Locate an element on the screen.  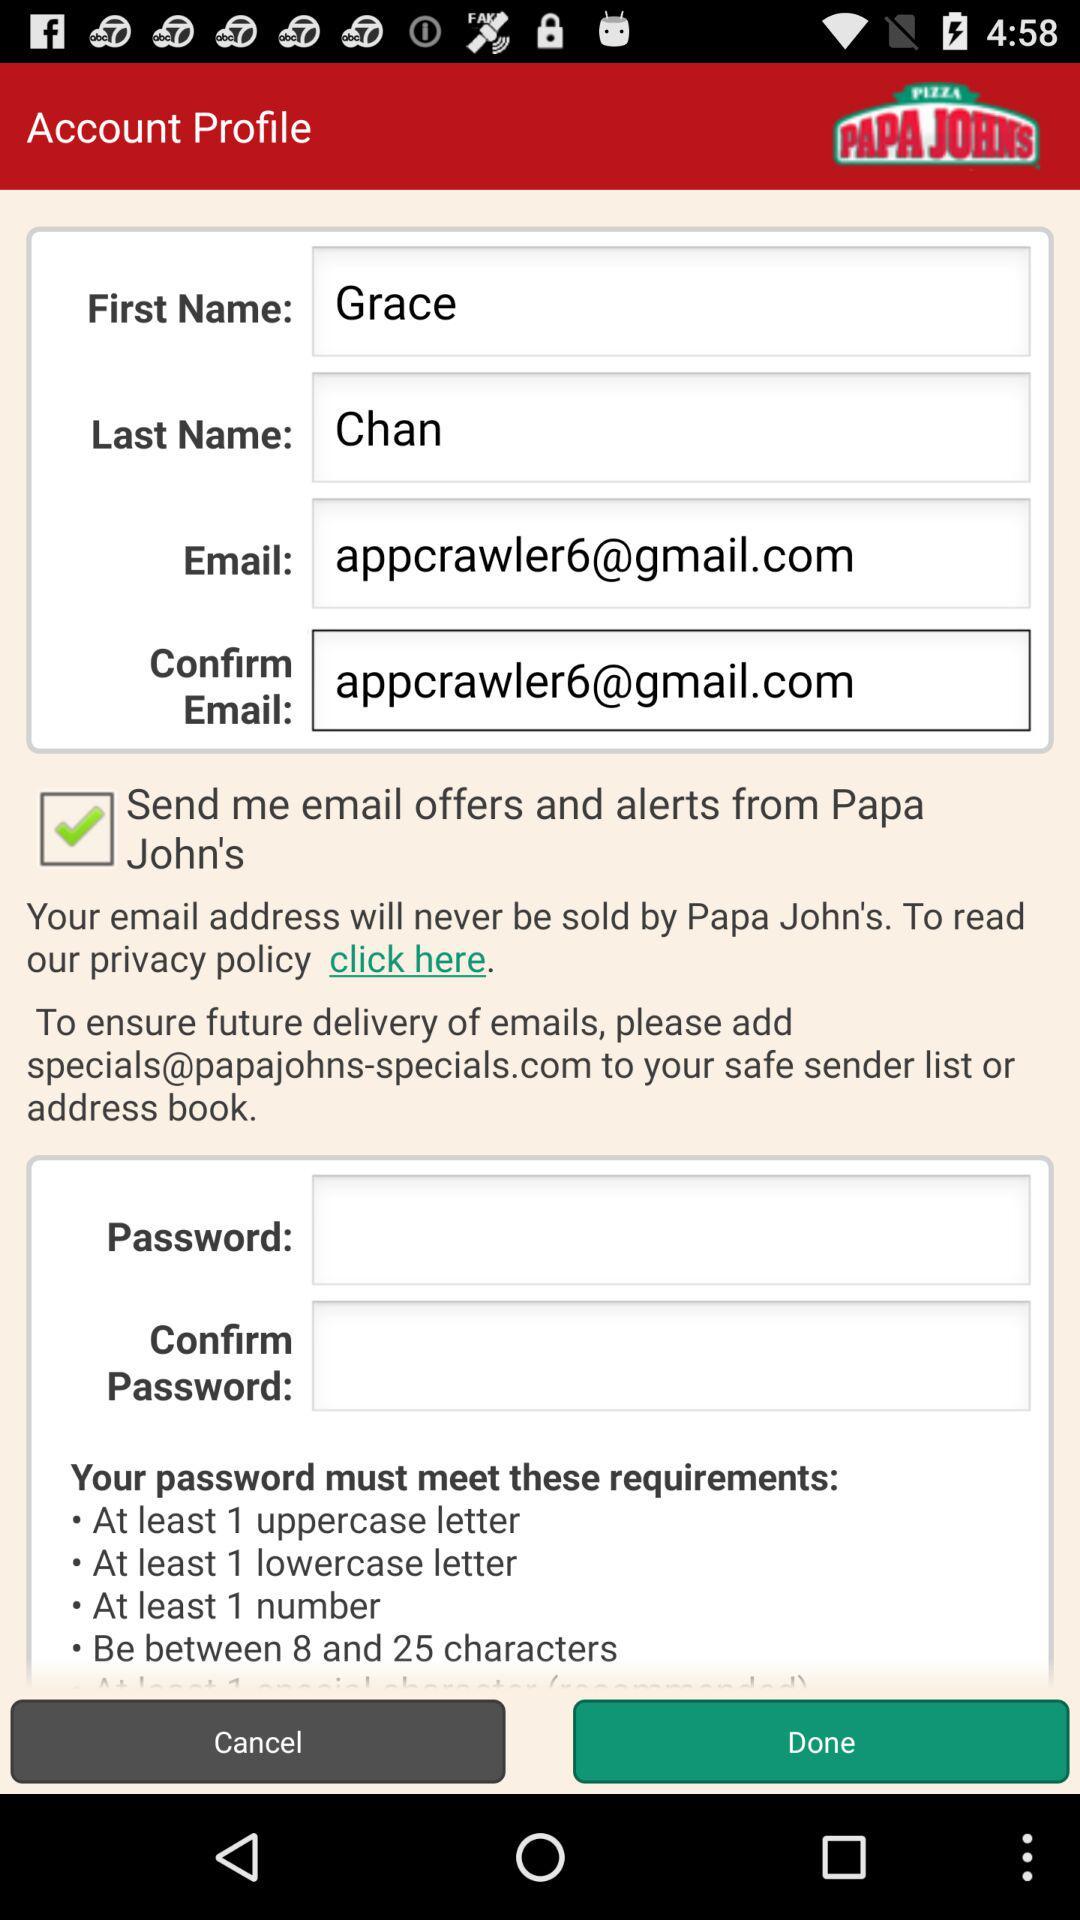
the item above chan is located at coordinates (671, 306).